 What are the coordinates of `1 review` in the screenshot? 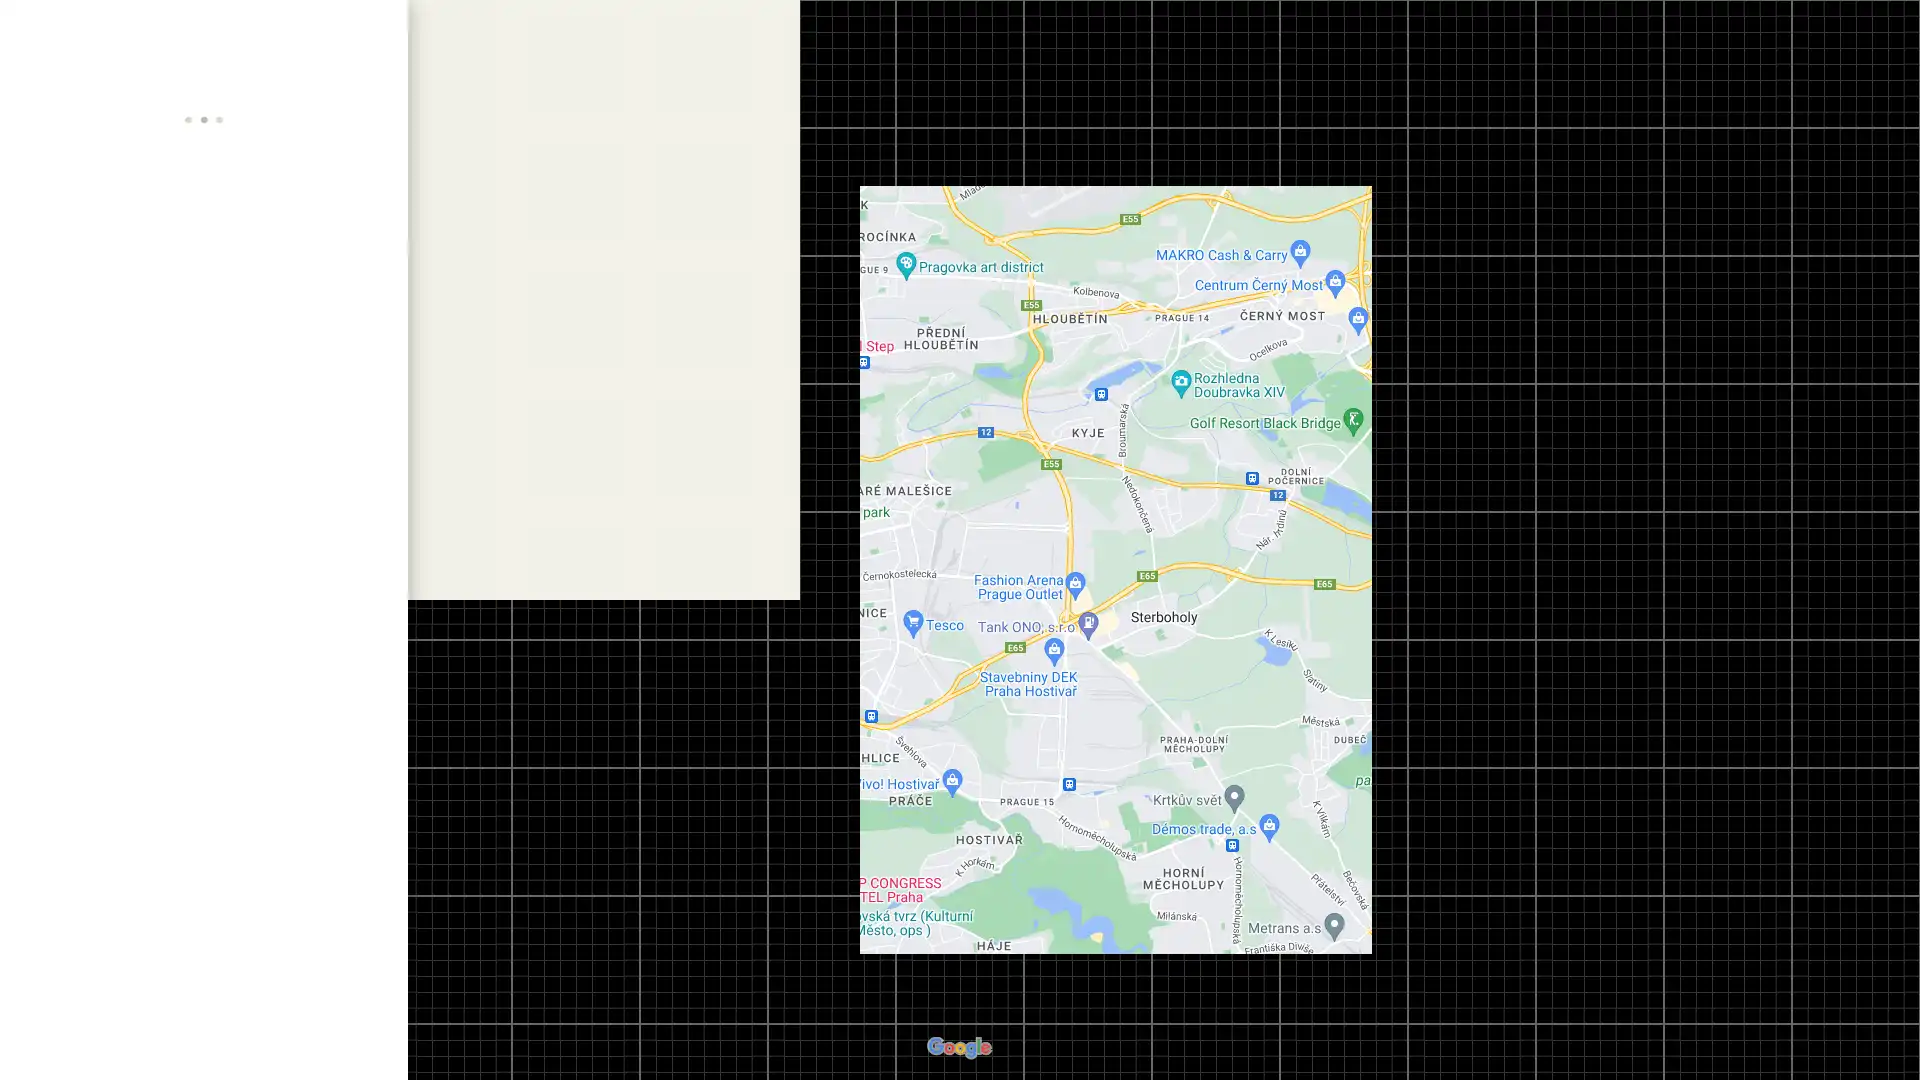 It's located at (148, 301).